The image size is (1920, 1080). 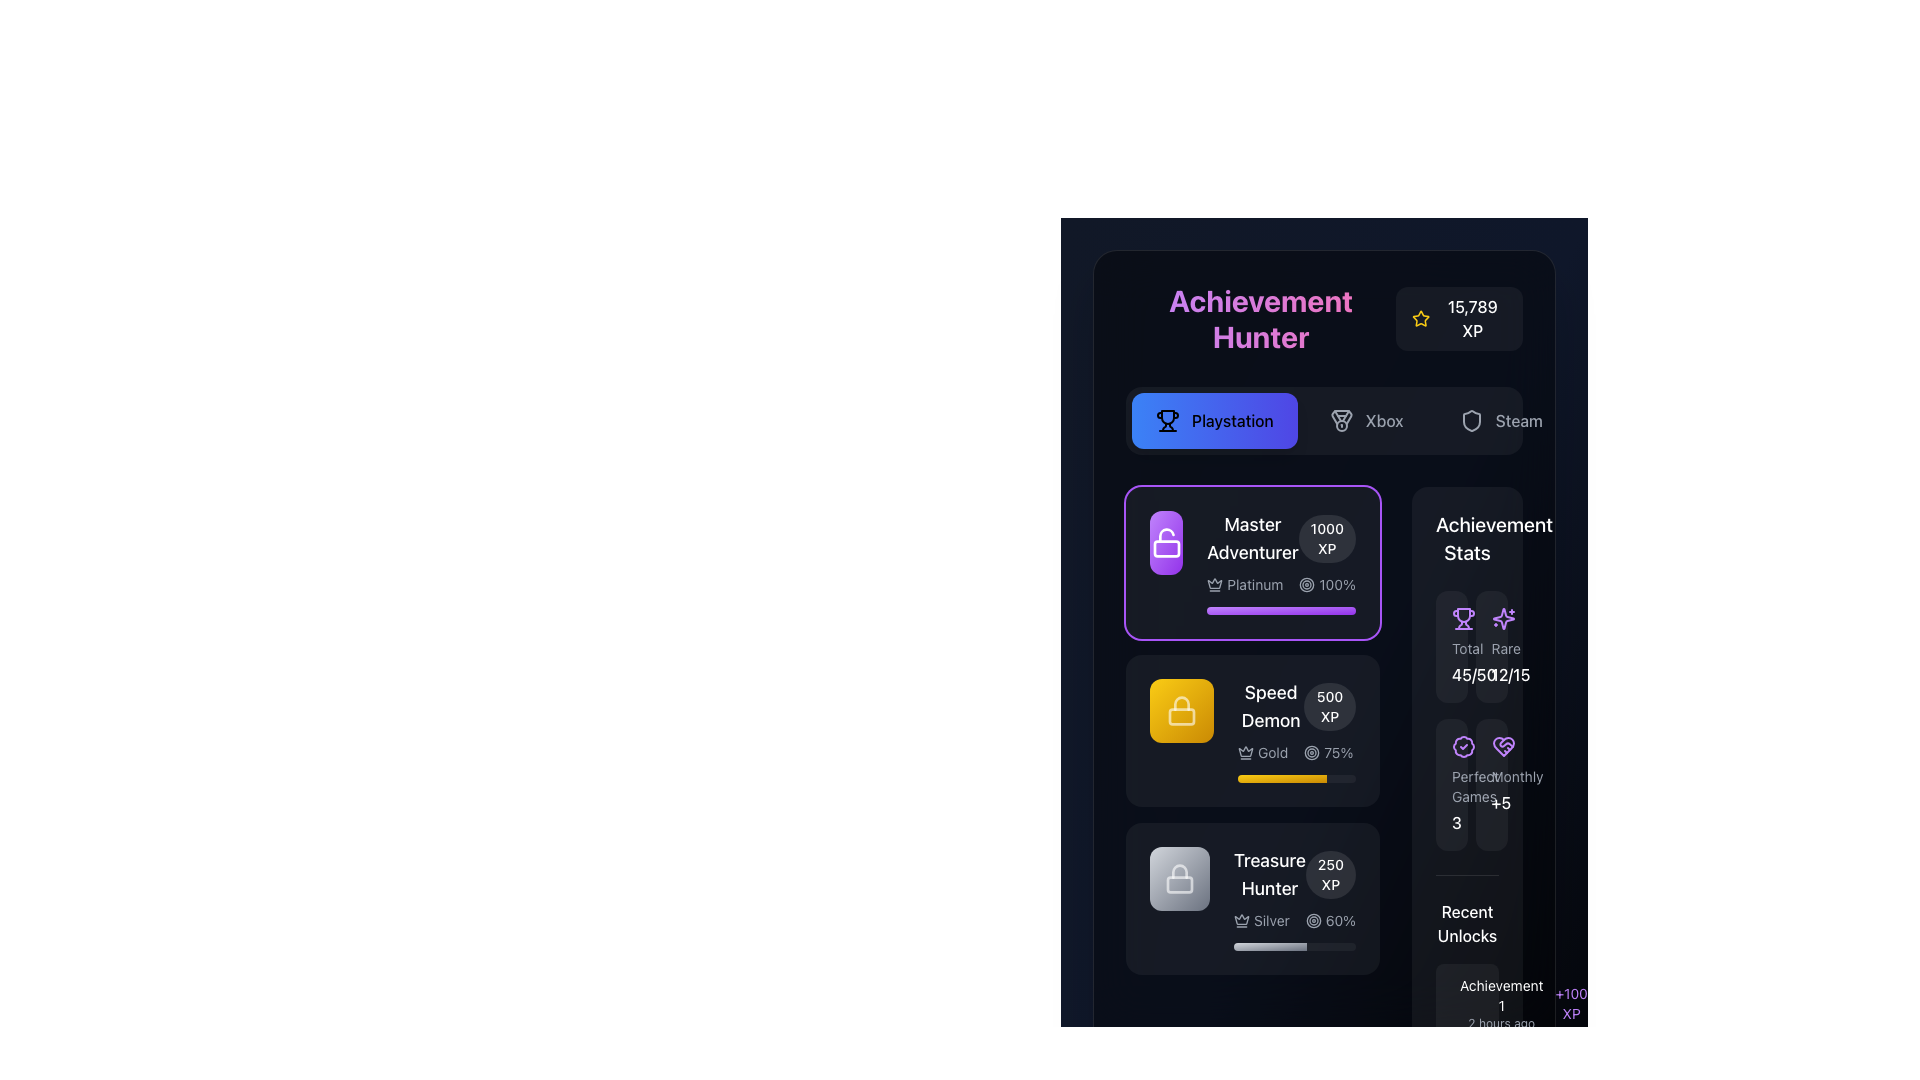 What do you see at coordinates (1340, 921) in the screenshot?
I see `the text display showing '60%' in the bottom-right corner of the 'Treasure Hunter' card, indicating progress or completion` at bounding box center [1340, 921].